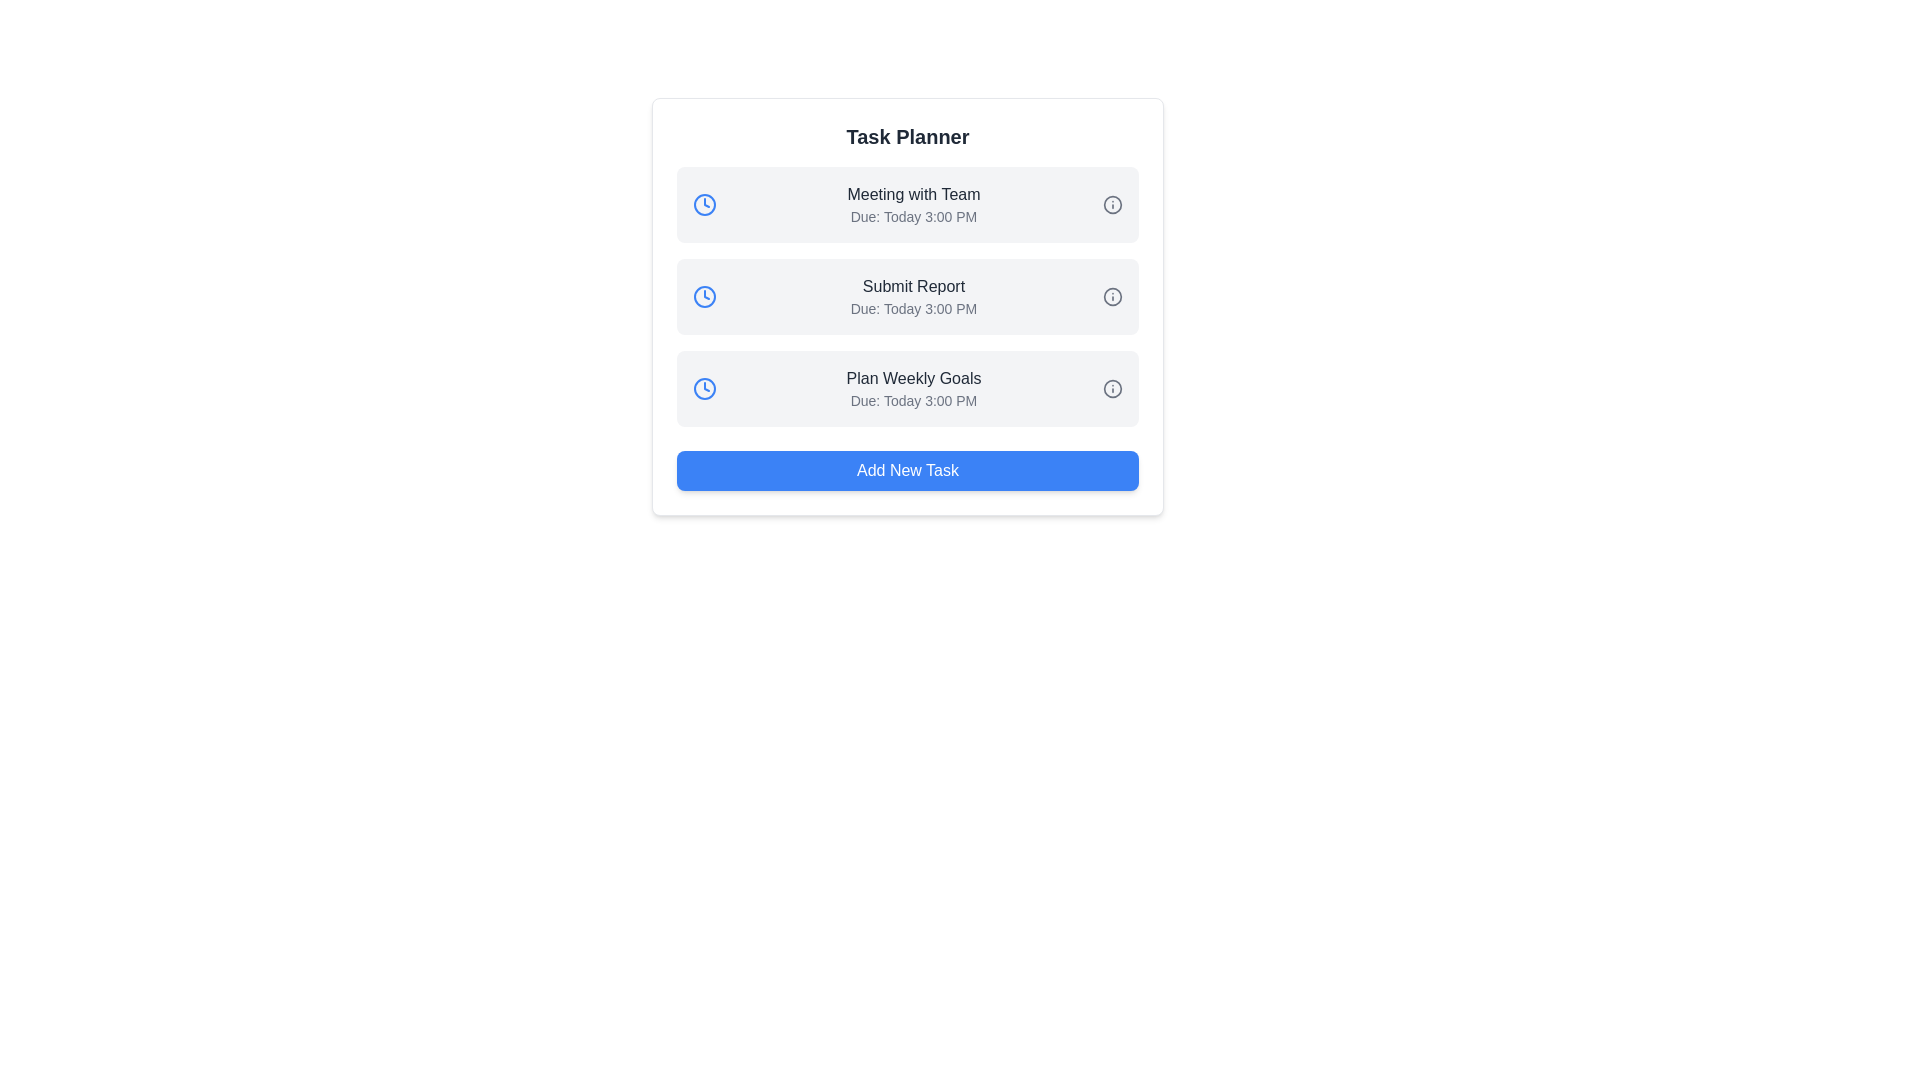 This screenshot has height=1080, width=1920. What do you see at coordinates (1112, 297) in the screenshot?
I see `the SVG Circle element that serves as the base circular shape of the information icon on the rightmost side of the 'Submit Report' task row` at bounding box center [1112, 297].